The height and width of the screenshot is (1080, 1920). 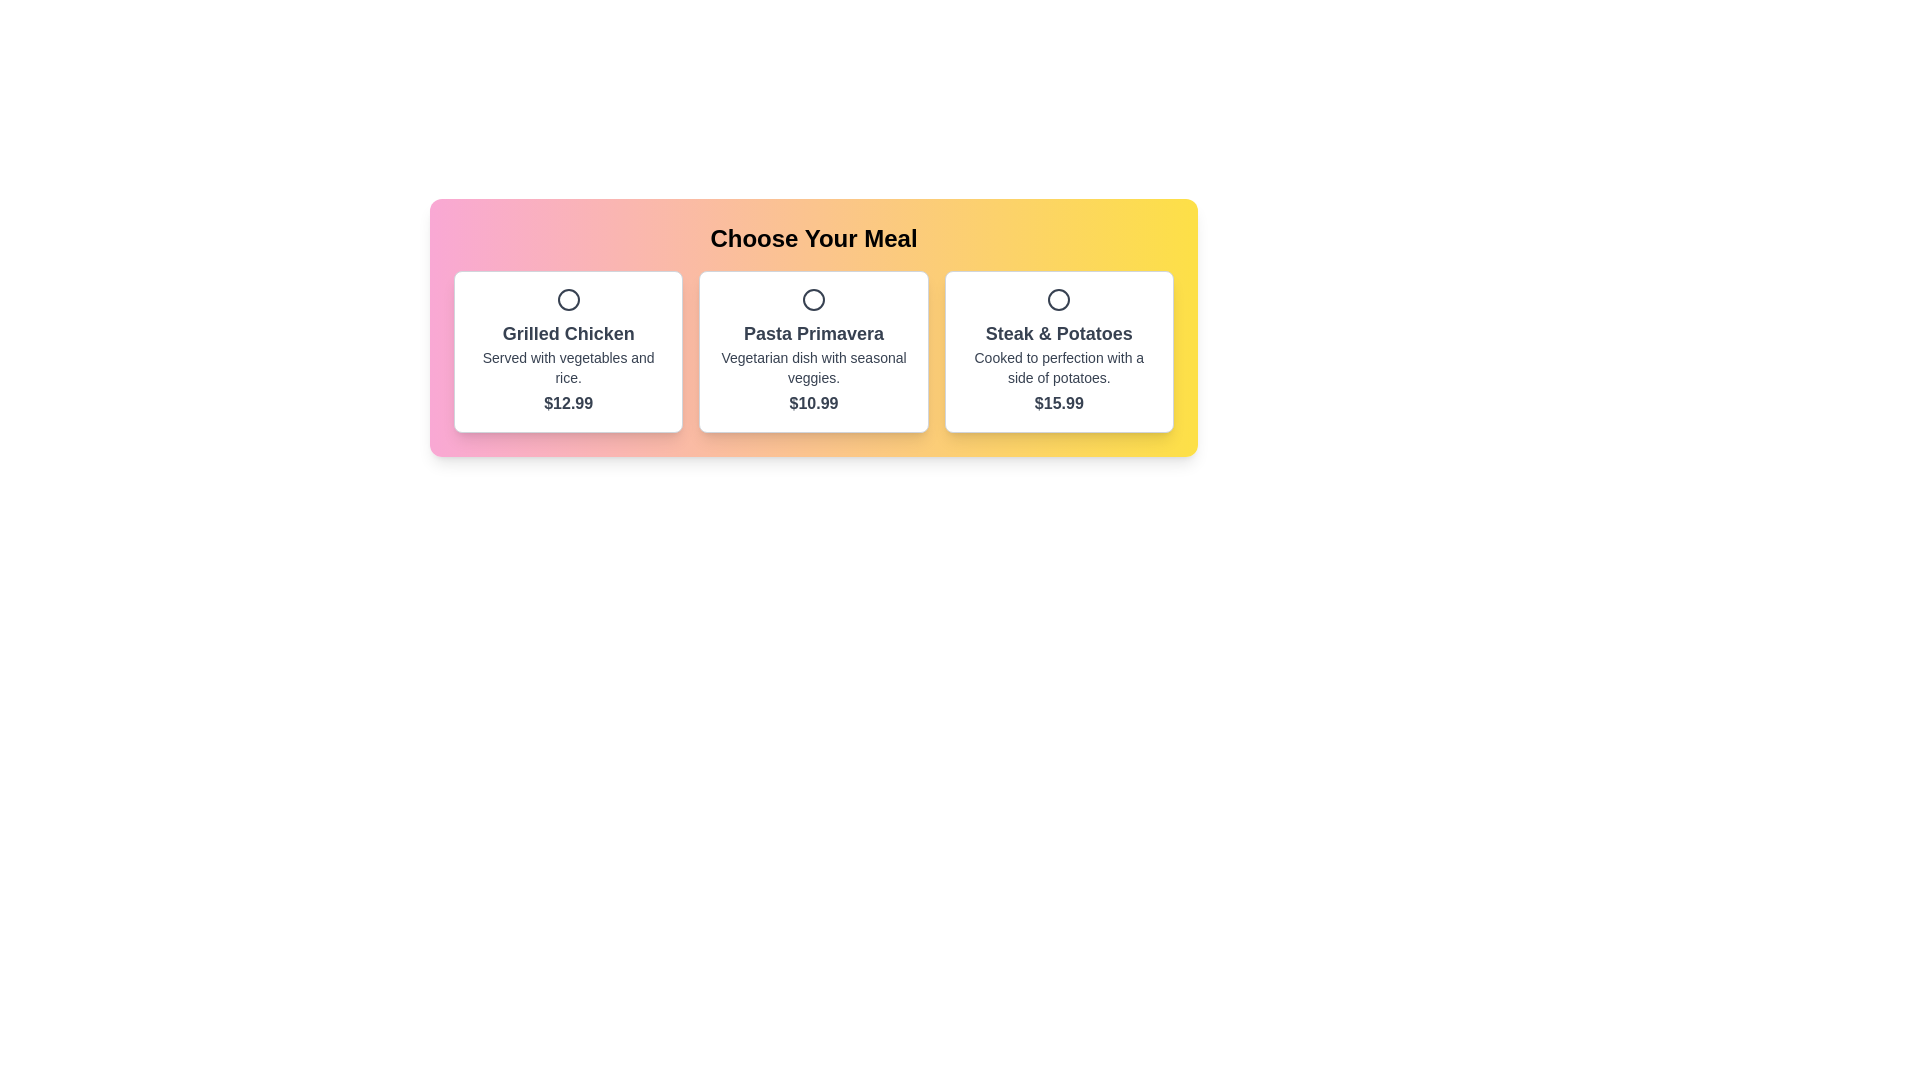 What do you see at coordinates (814, 367) in the screenshot?
I see `the Text Label that describes the dish 'Pasta Primavera', located in the middle card segment under the main title 'Choose Your Meal'` at bounding box center [814, 367].